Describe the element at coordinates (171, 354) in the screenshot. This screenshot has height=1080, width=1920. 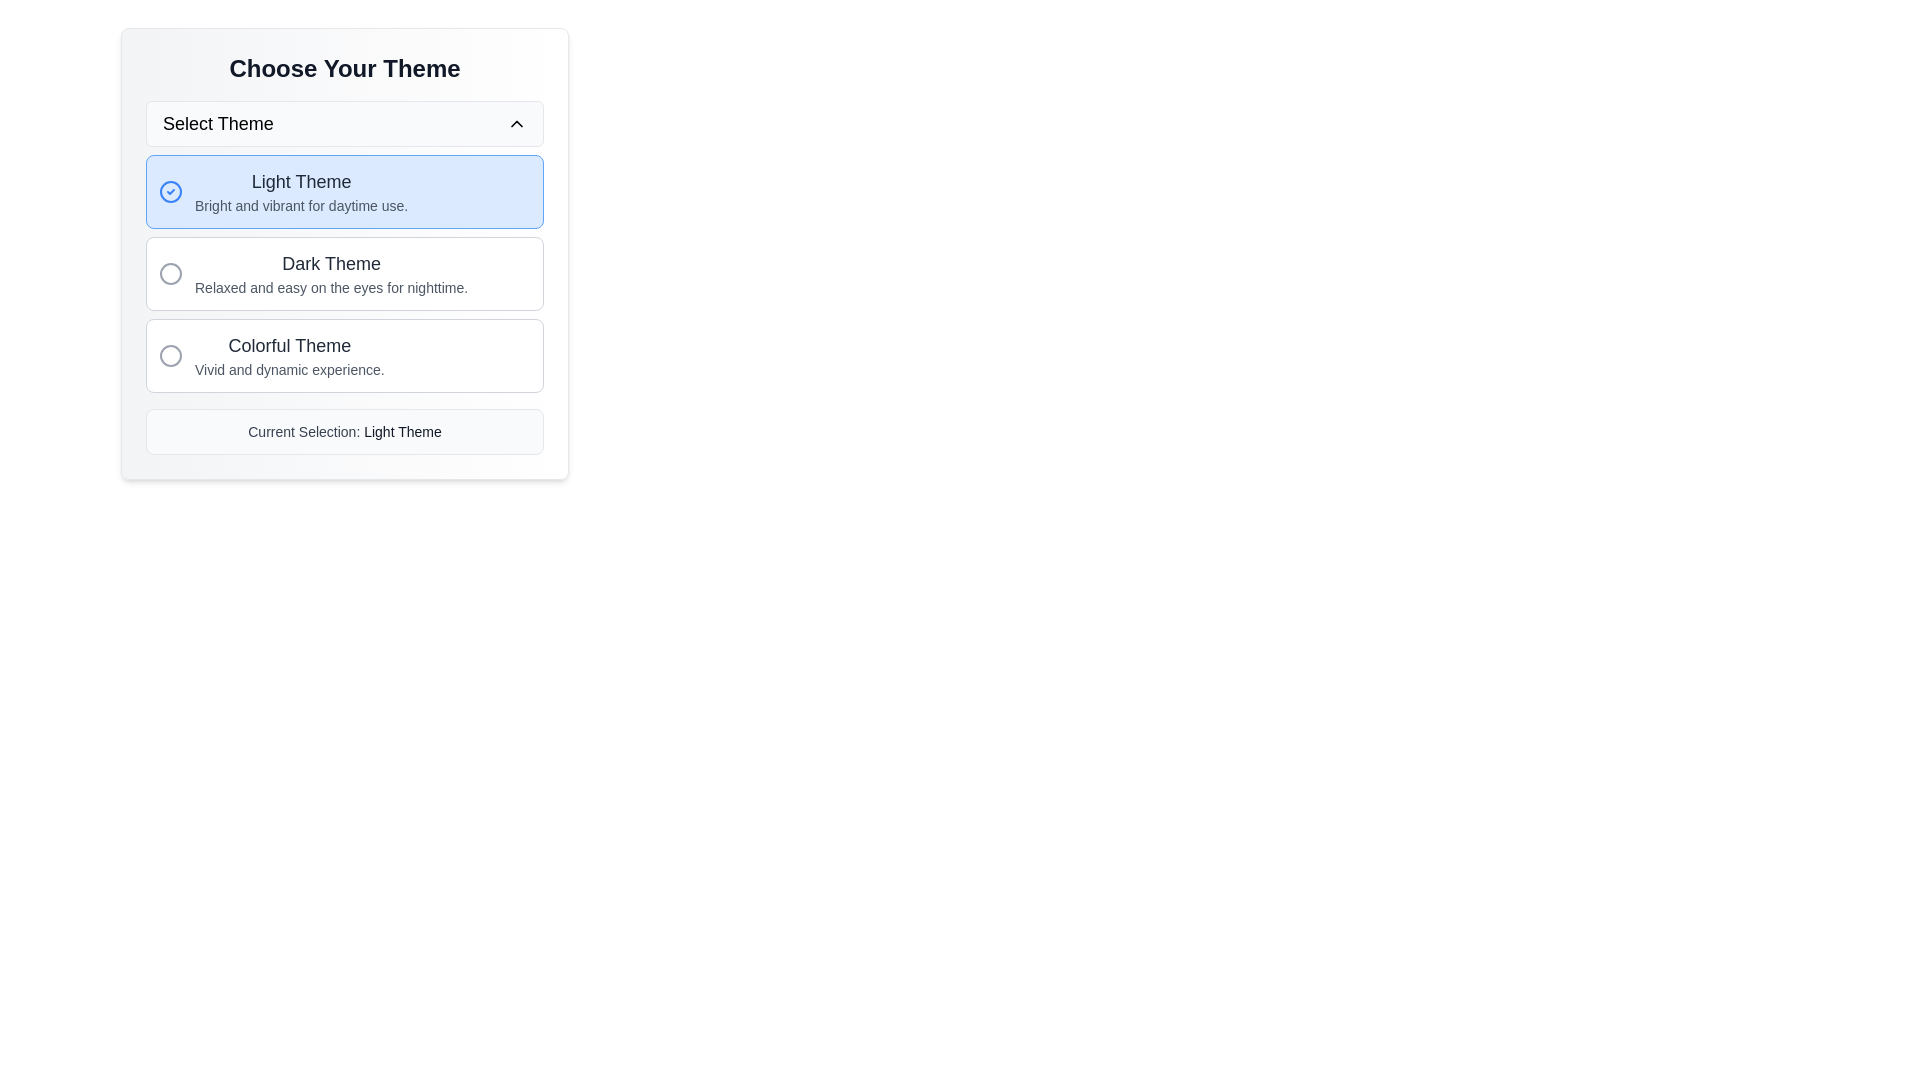
I see `the radio button with a gray outline` at that location.